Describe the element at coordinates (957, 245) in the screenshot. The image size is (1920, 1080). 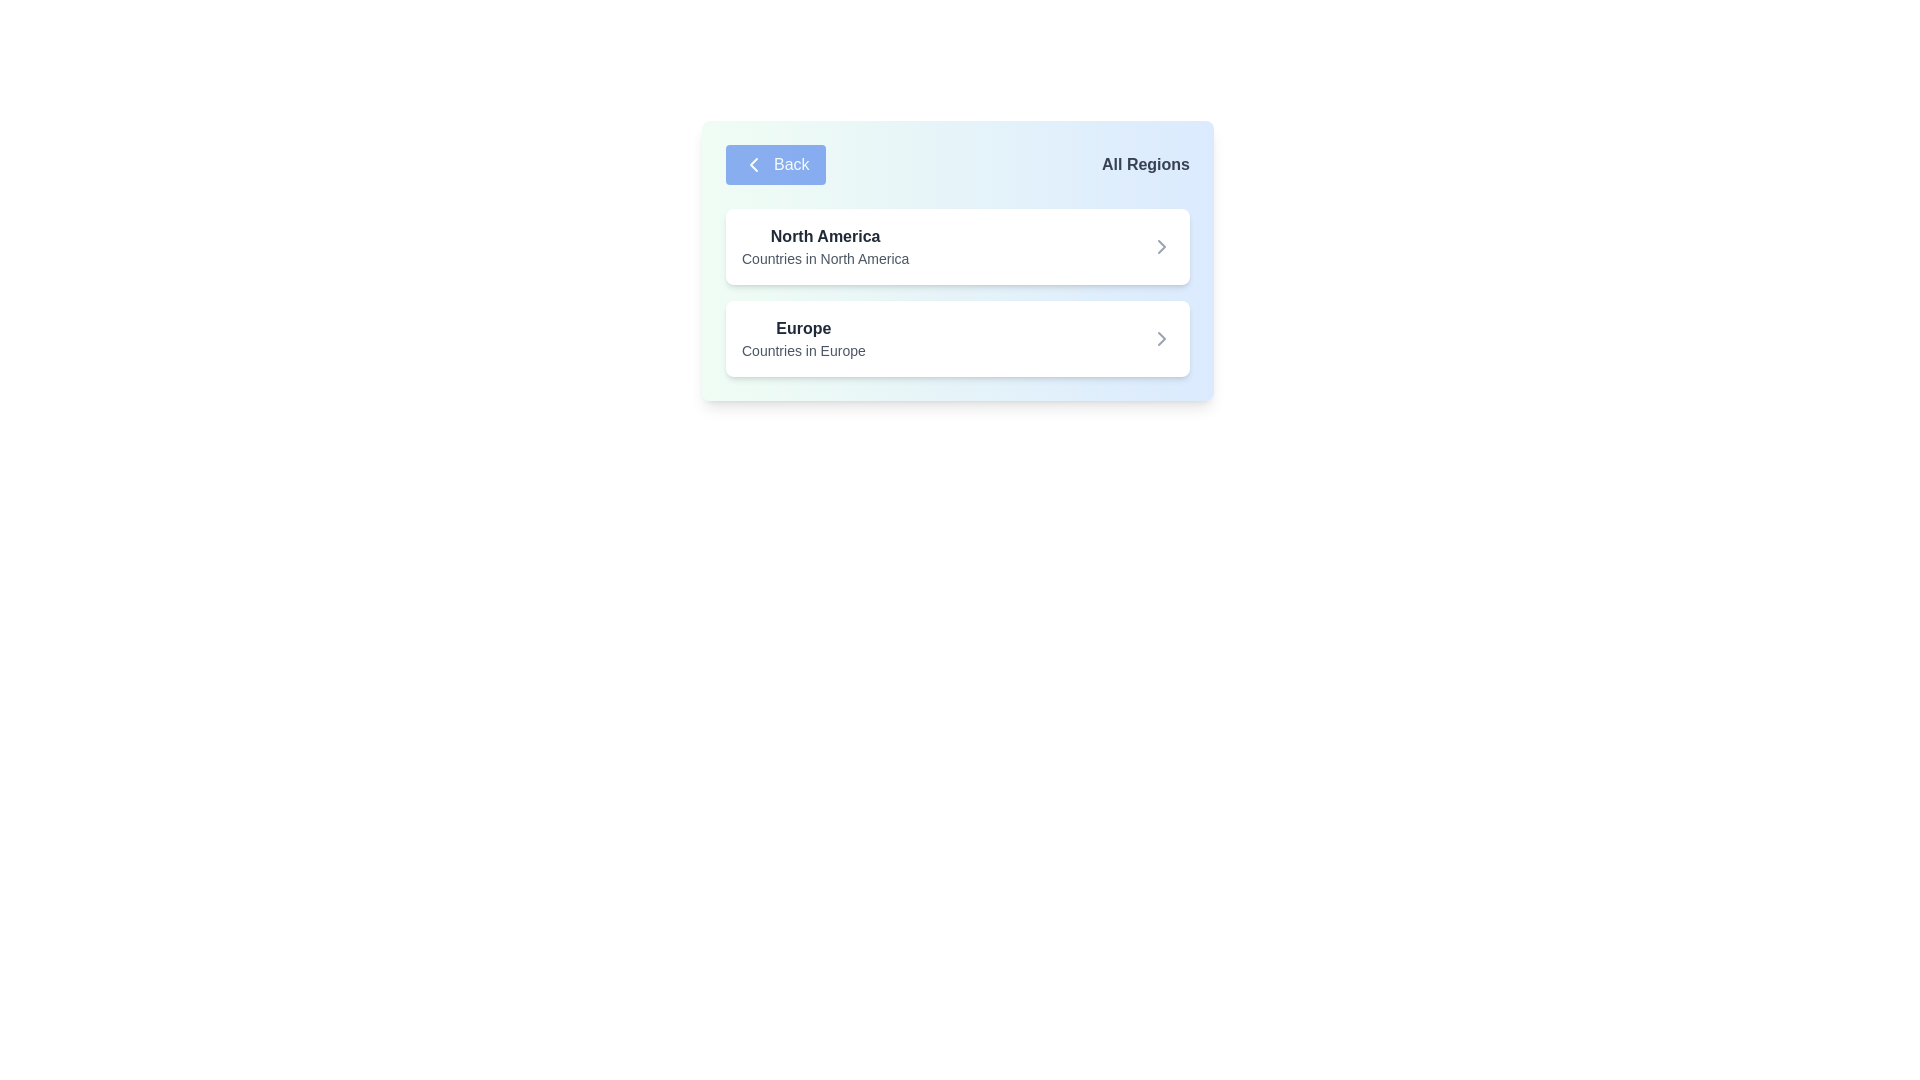
I see `the navigation card for 'North America' located at the top-left corner of the list` at that location.